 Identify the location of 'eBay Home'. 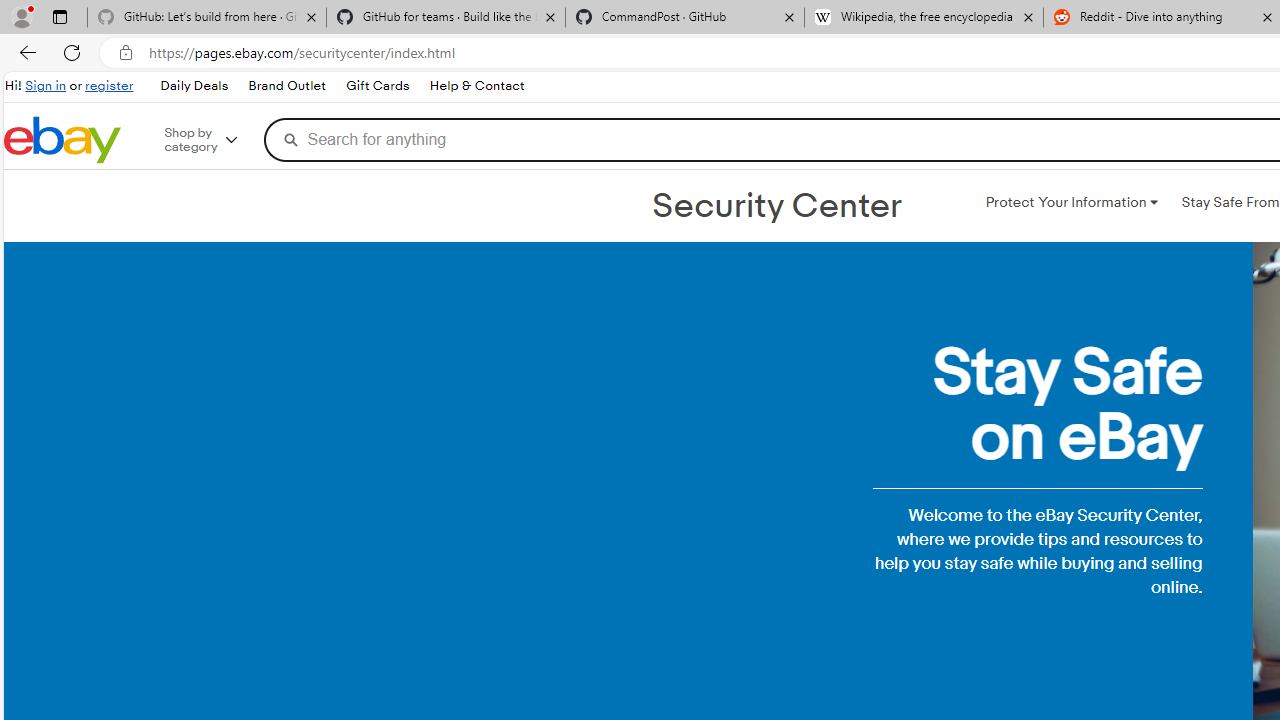
(62, 139).